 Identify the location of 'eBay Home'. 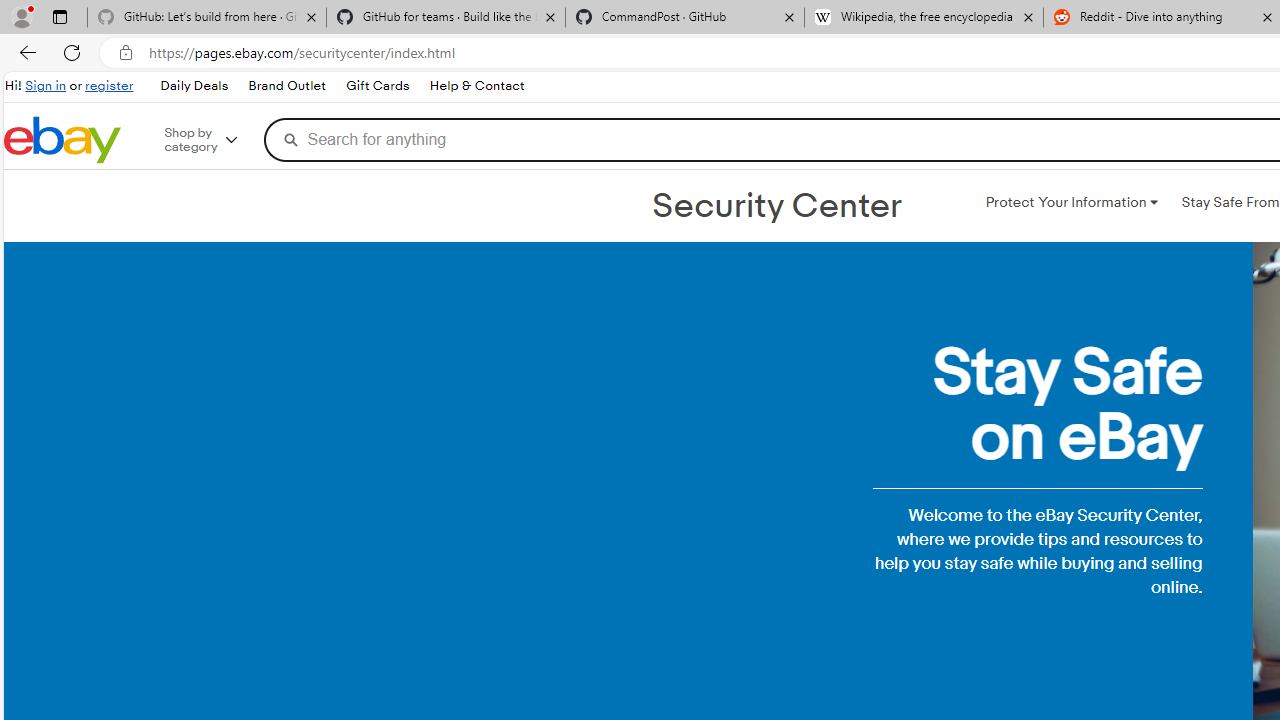
(62, 139).